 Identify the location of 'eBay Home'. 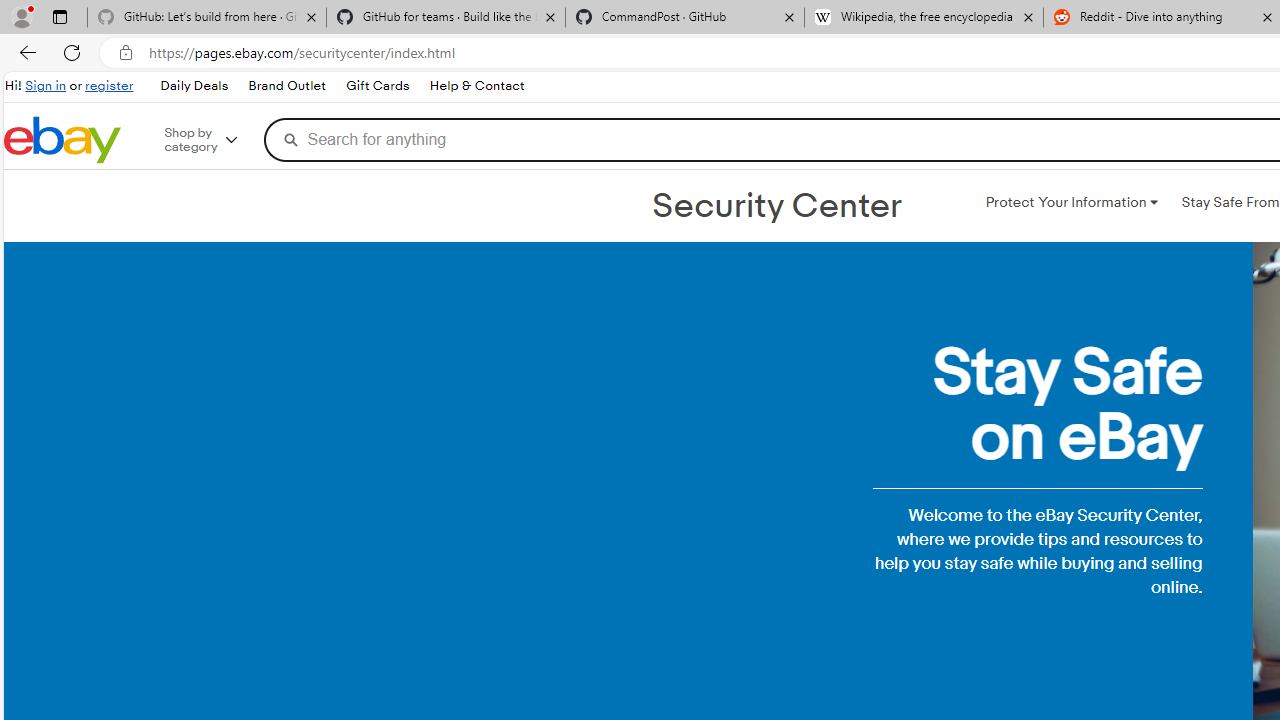
(62, 139).